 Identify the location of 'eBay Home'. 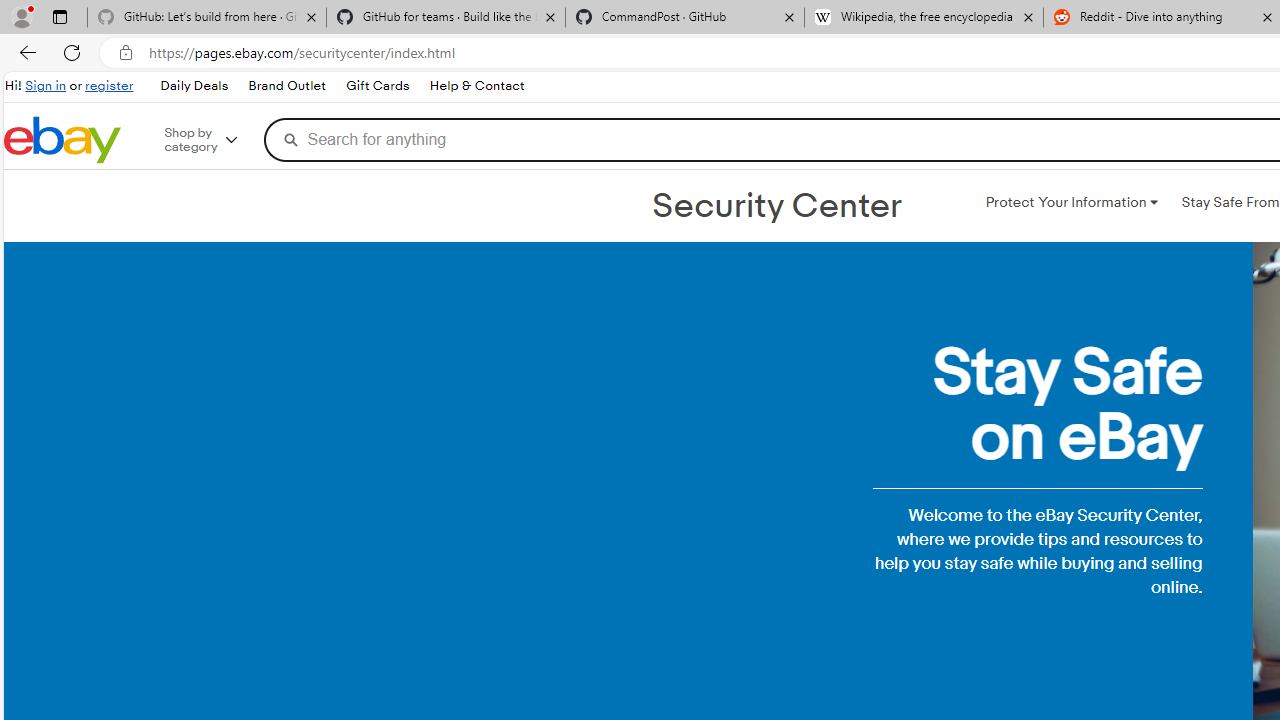
(62, 139).